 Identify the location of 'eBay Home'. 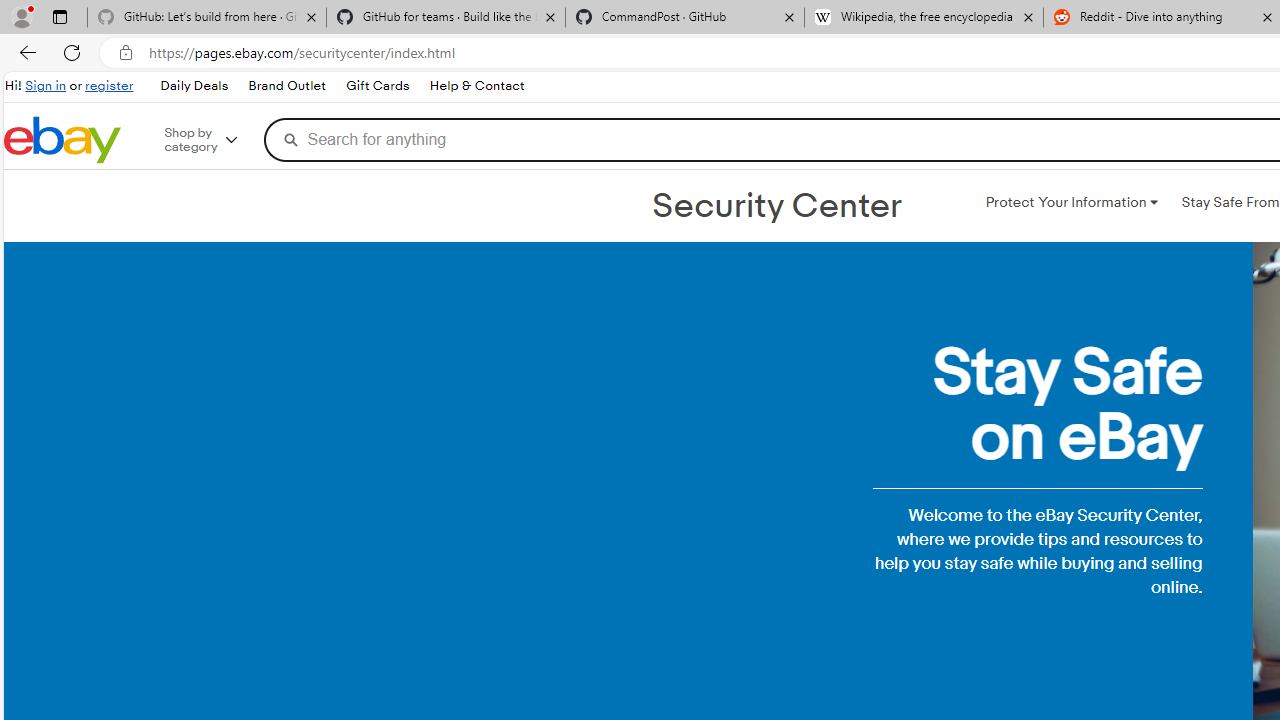
(62, 139).